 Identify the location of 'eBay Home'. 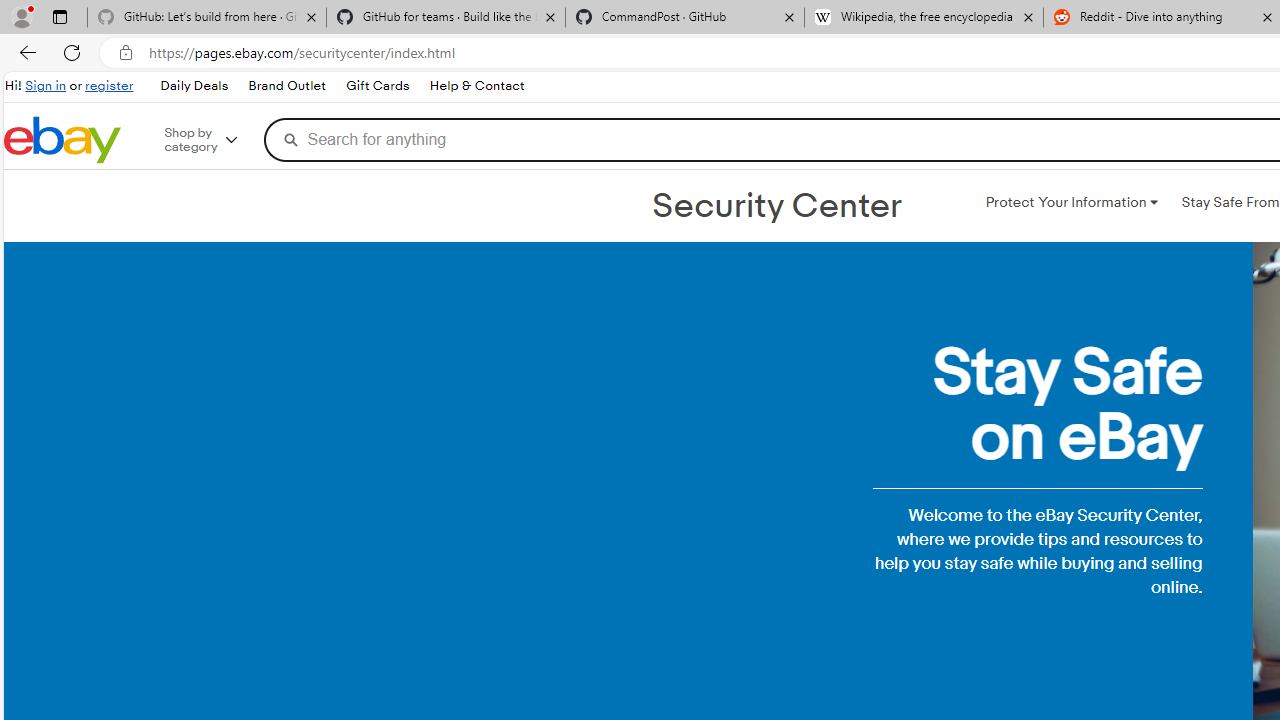
(62, 139).